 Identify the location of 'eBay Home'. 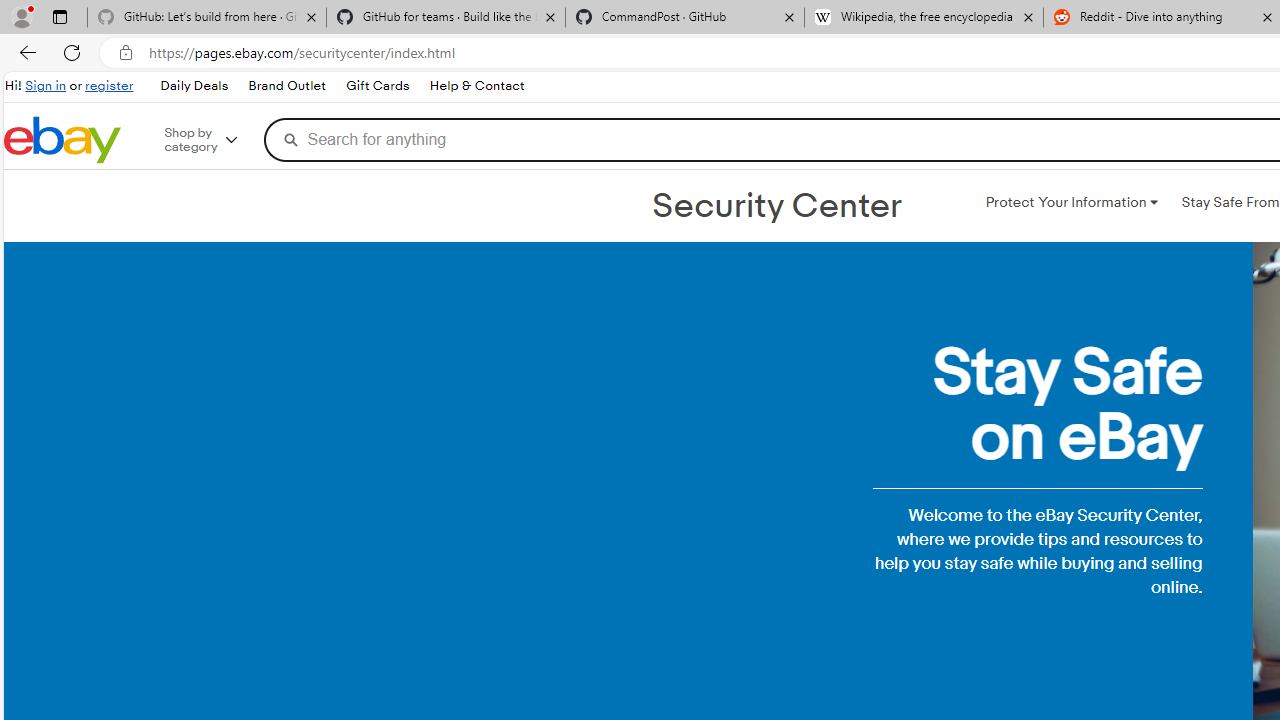
(62, 139).